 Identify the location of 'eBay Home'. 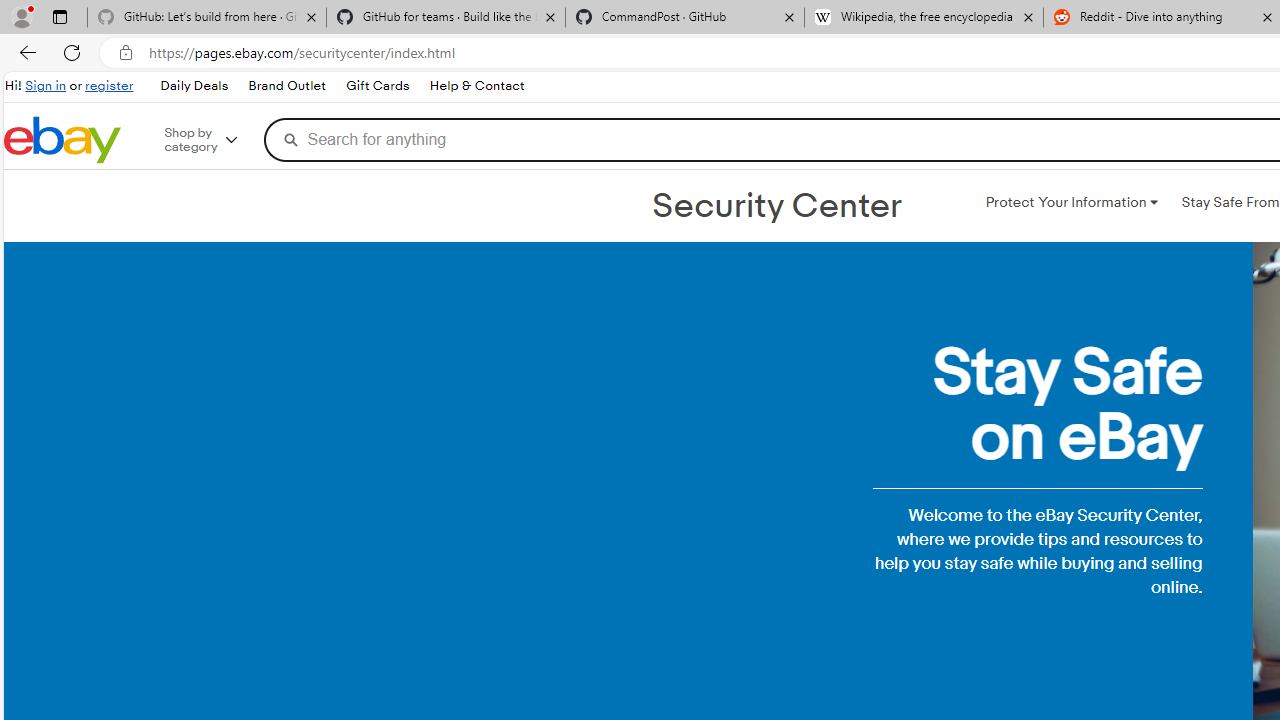
(62, 139).